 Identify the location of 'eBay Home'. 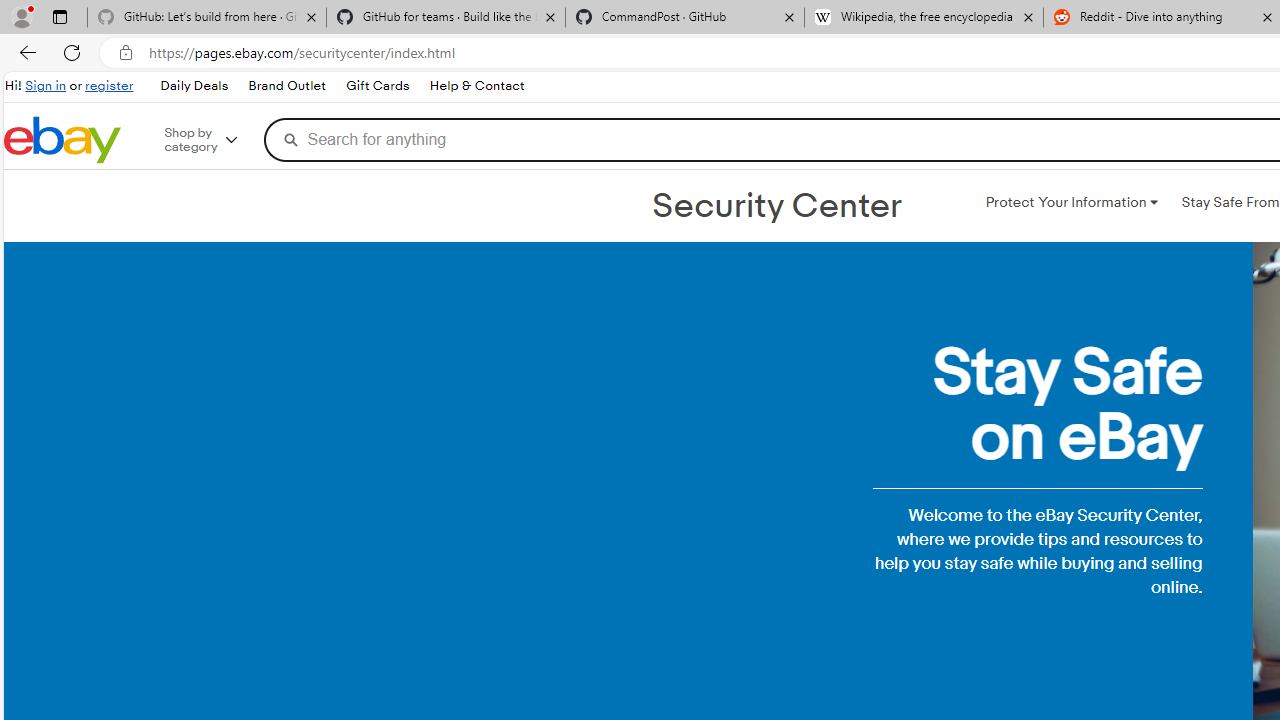
(62, 139).